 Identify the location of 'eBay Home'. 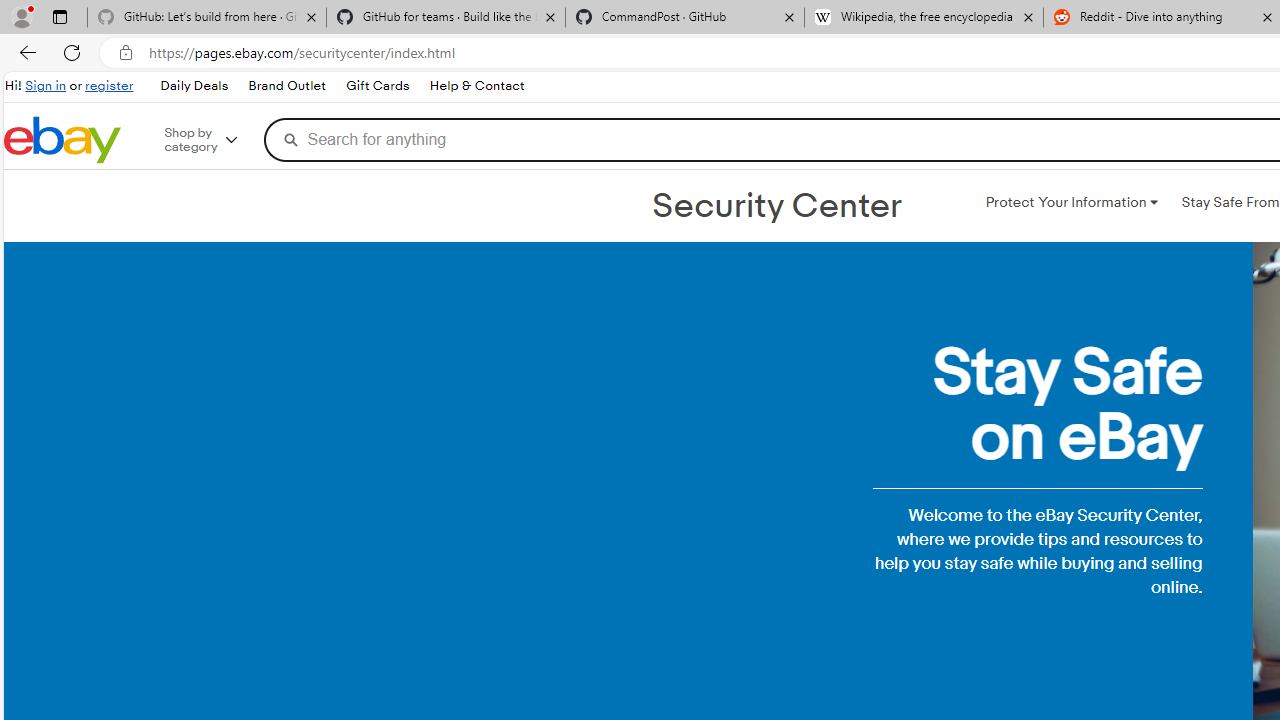
(62, 139).